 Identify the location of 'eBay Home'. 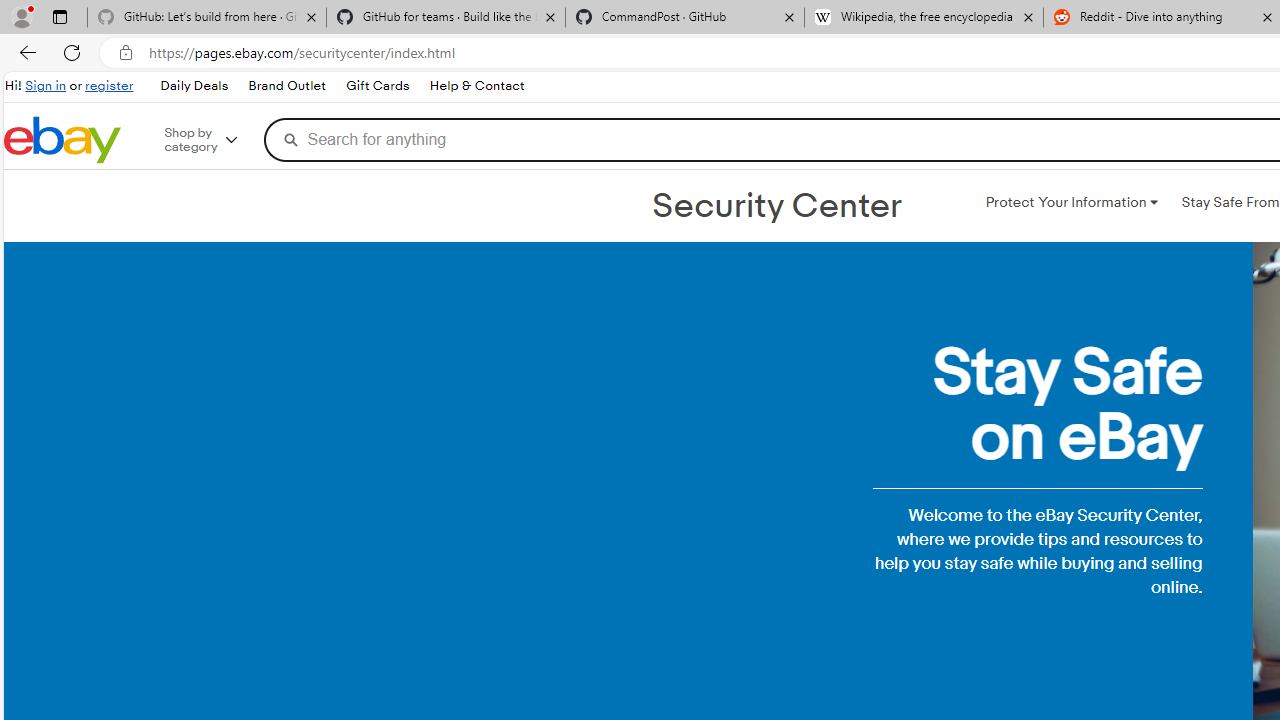
(62, 139).